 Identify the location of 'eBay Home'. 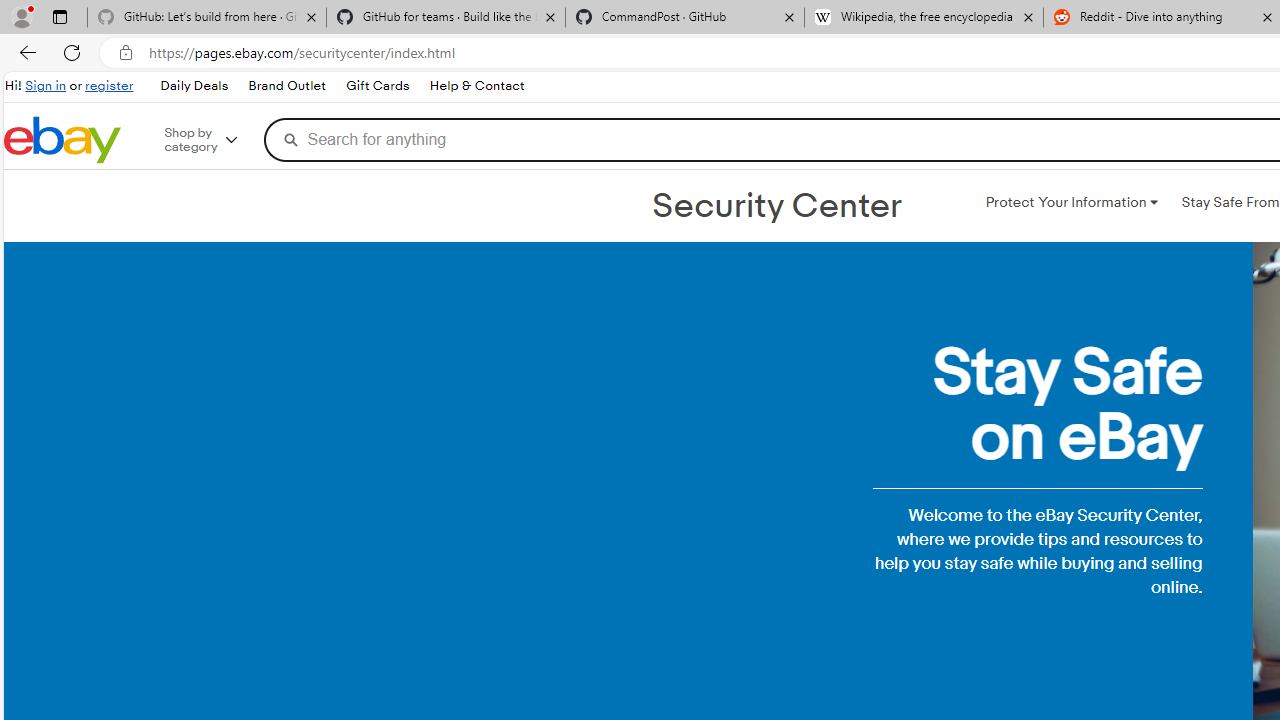
(62, 139).